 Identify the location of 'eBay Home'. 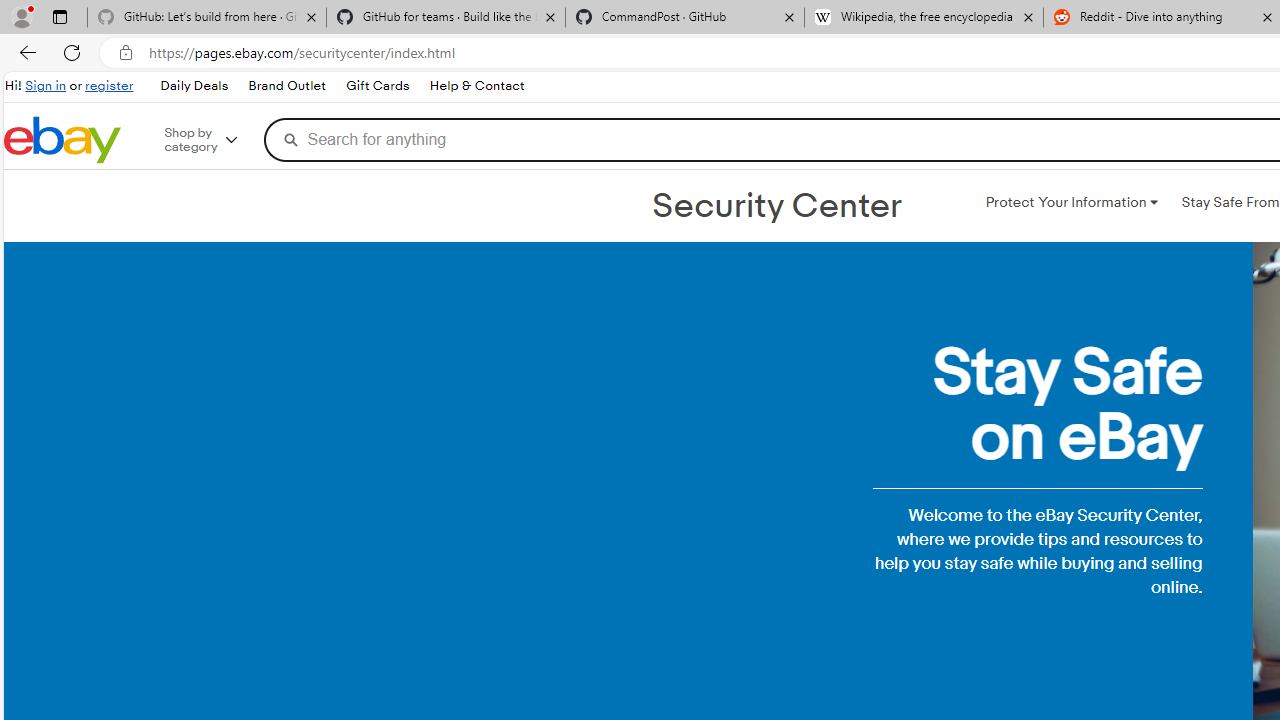
(62, 139).